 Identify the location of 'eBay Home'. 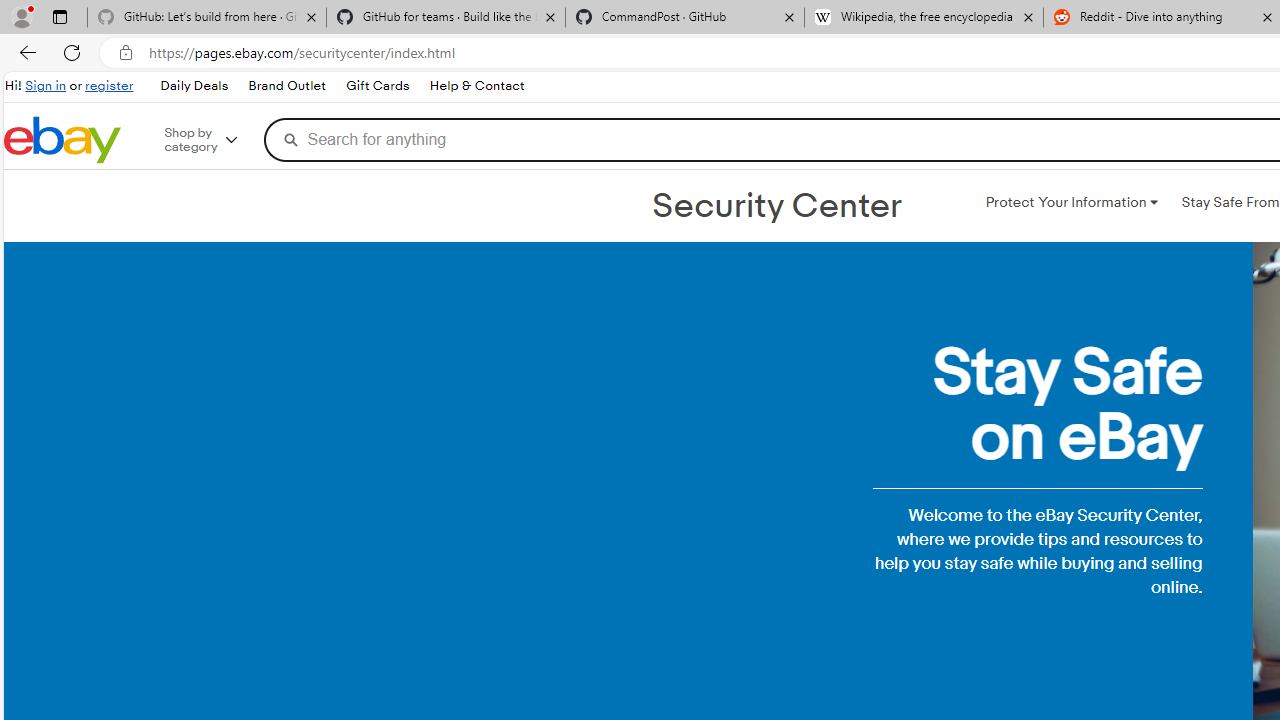
(62, 139).